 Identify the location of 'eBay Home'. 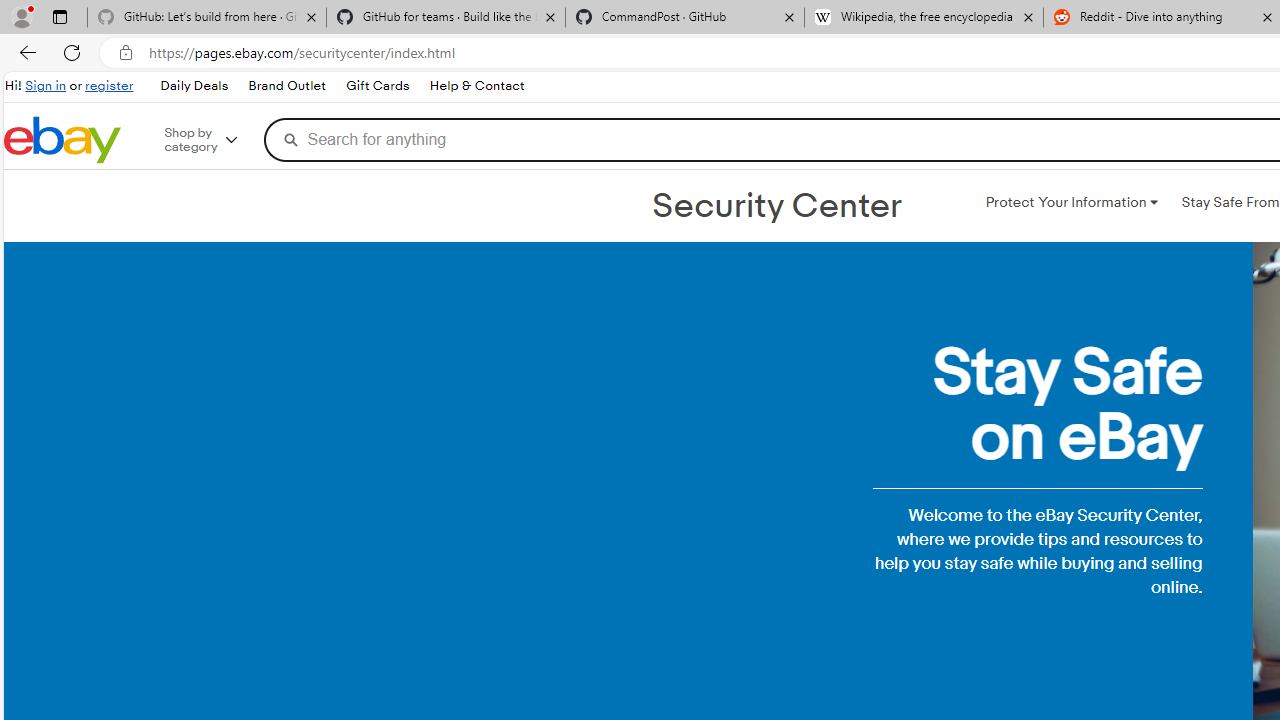
(62, 139).